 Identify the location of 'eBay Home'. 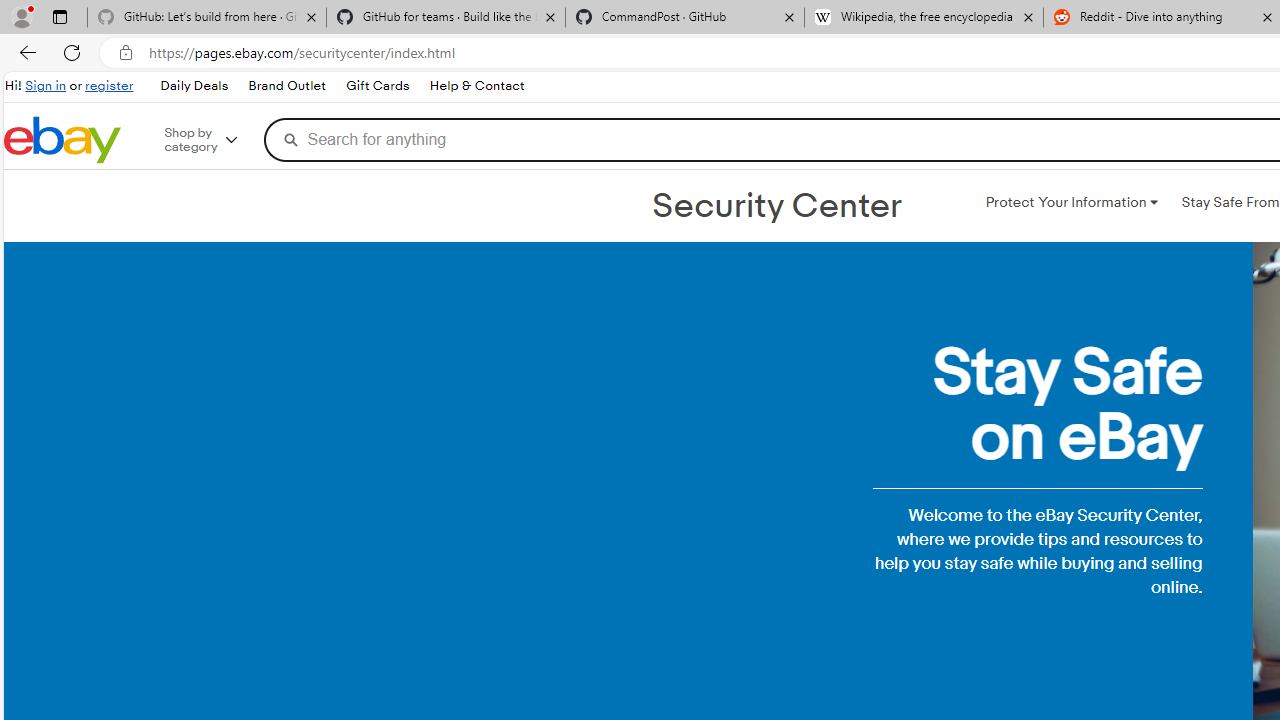
(62, 139).